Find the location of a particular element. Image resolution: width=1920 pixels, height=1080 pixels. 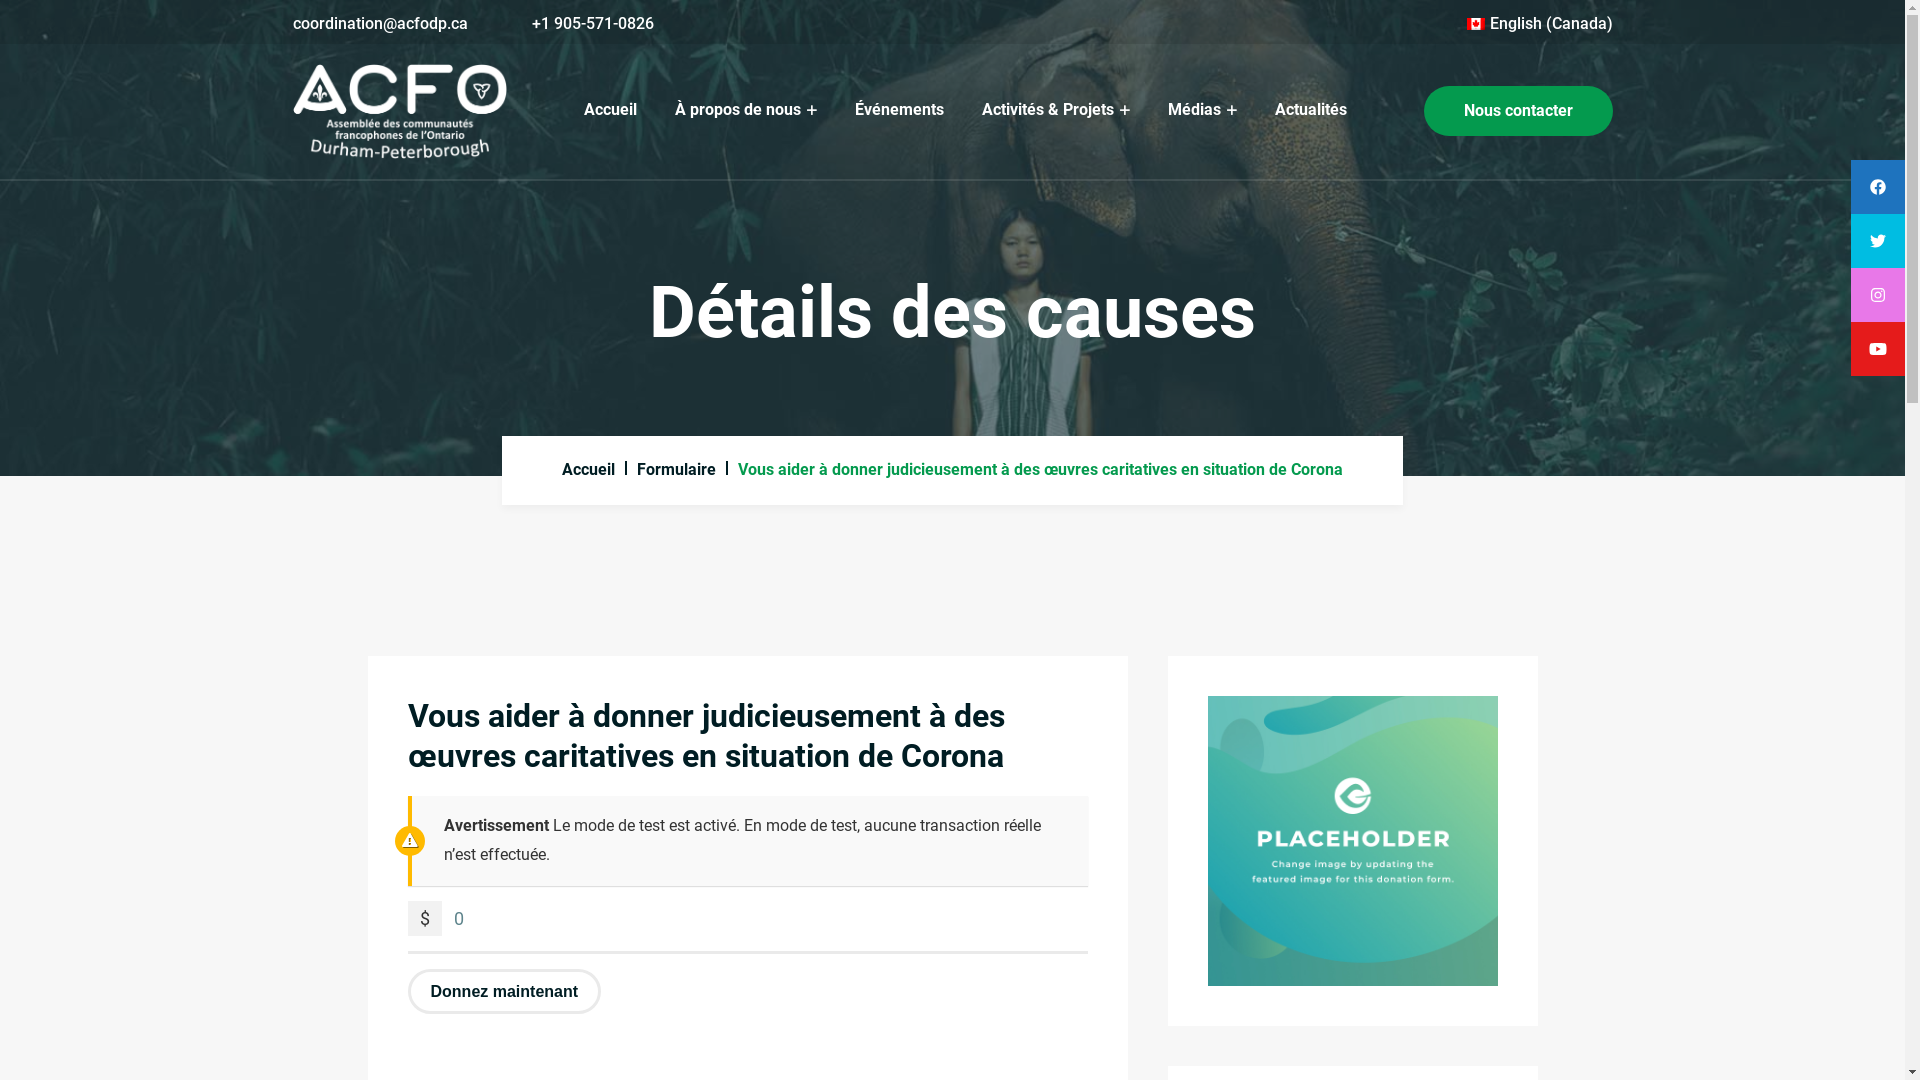

'coordination@acfodp.ca' is located at coordinates (379, 23).